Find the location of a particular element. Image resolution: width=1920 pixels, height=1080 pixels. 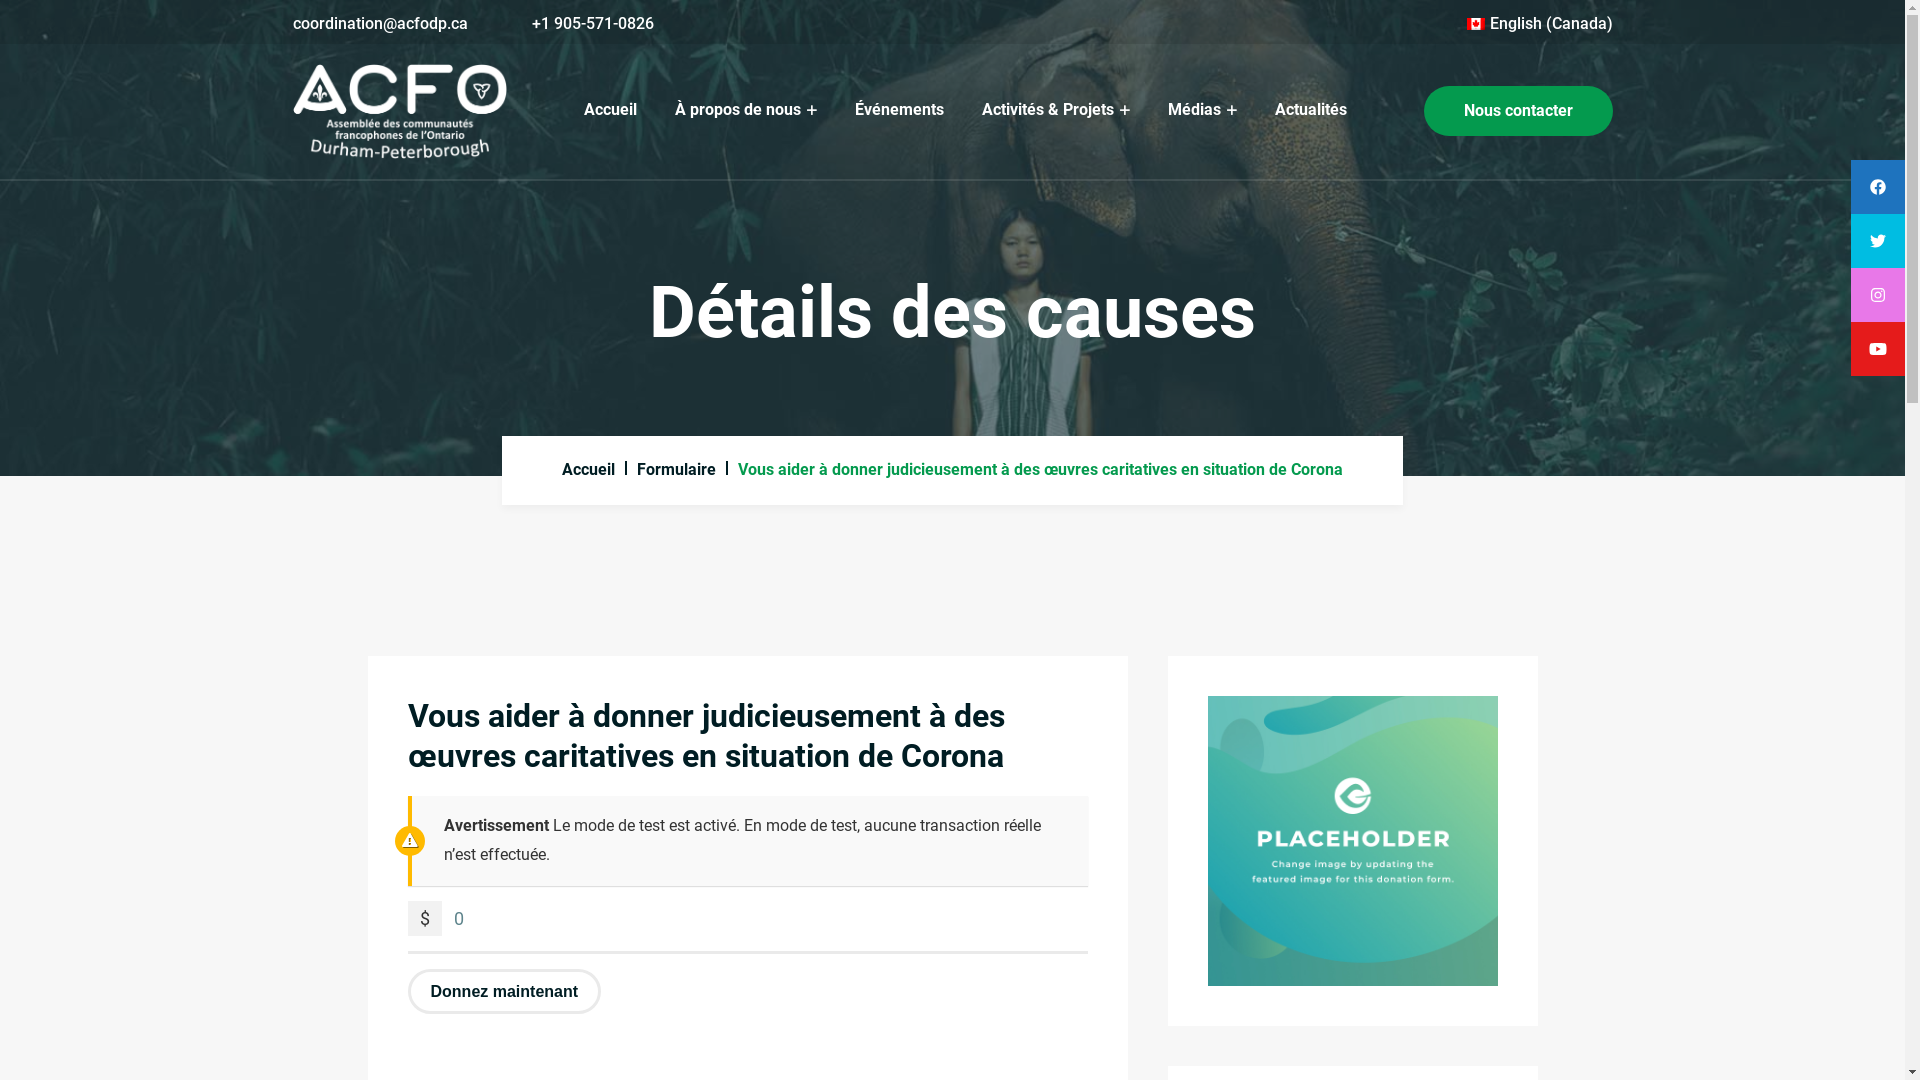

'coordination@acfodp.ca' is located at coordinates (379, 23).